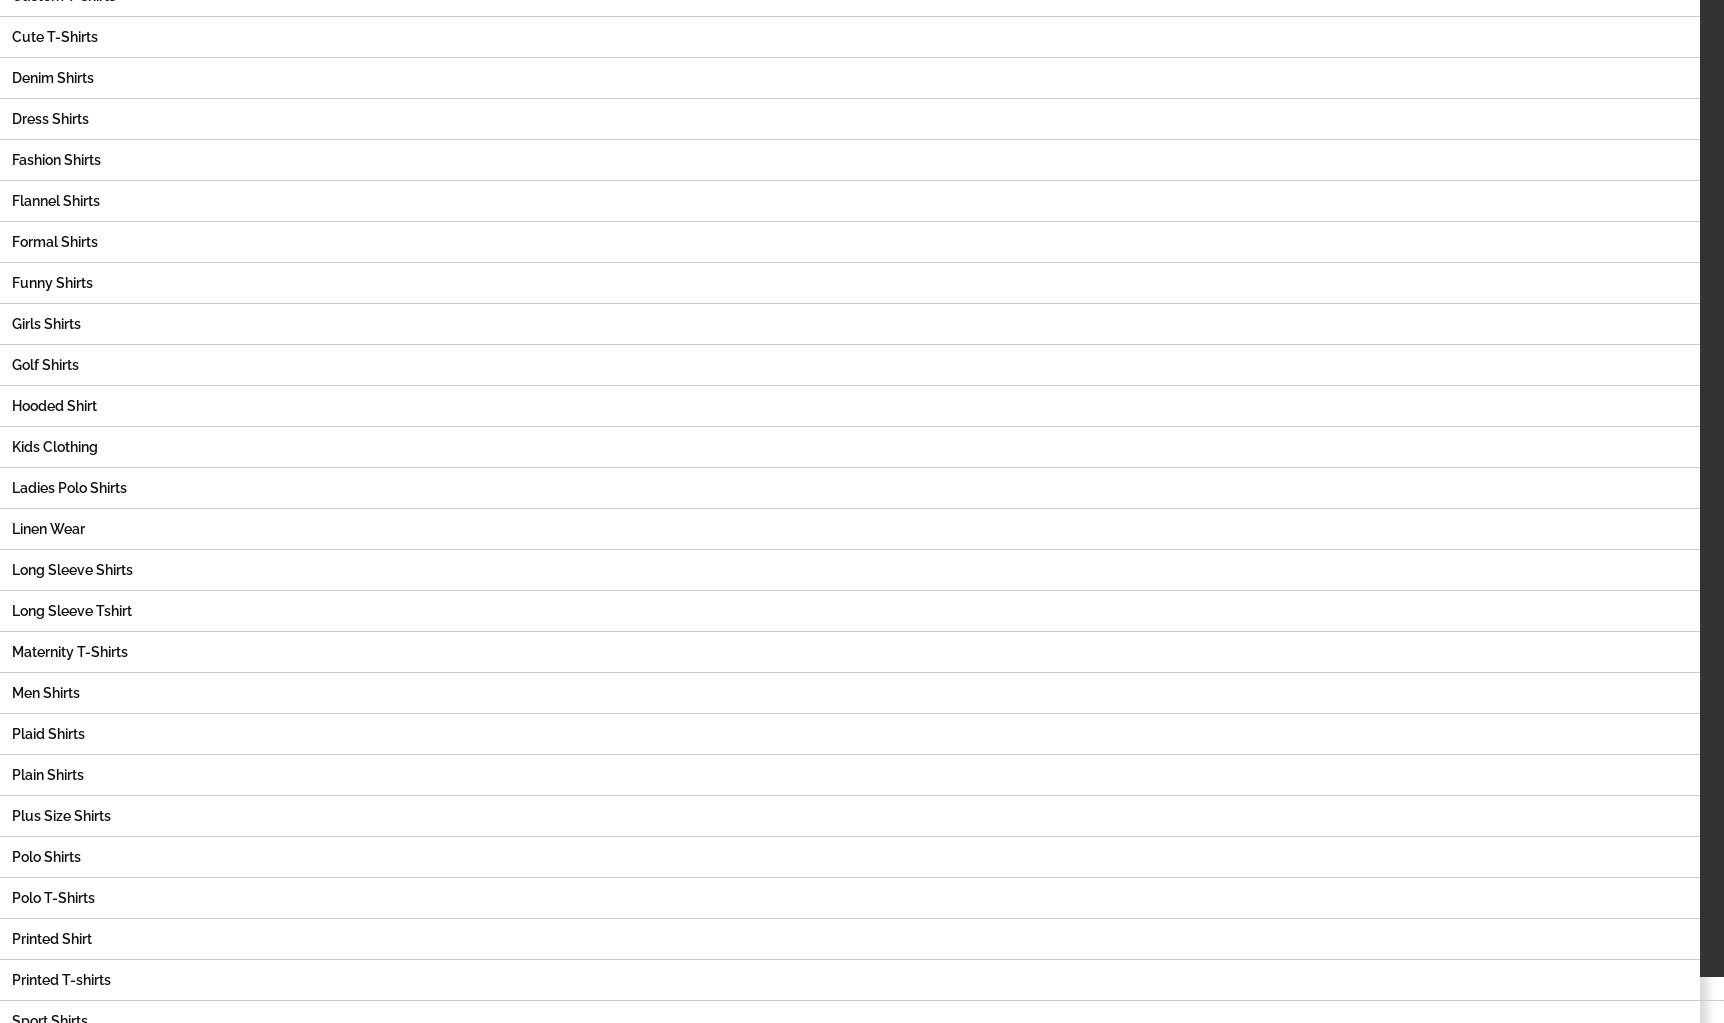 The width and height of the screenshot is (1724, 1023). What do you see at coordinates (12, 37) in the screenshot?
I see `'Cute T-Shirts'` at bounding box center [12, 37].